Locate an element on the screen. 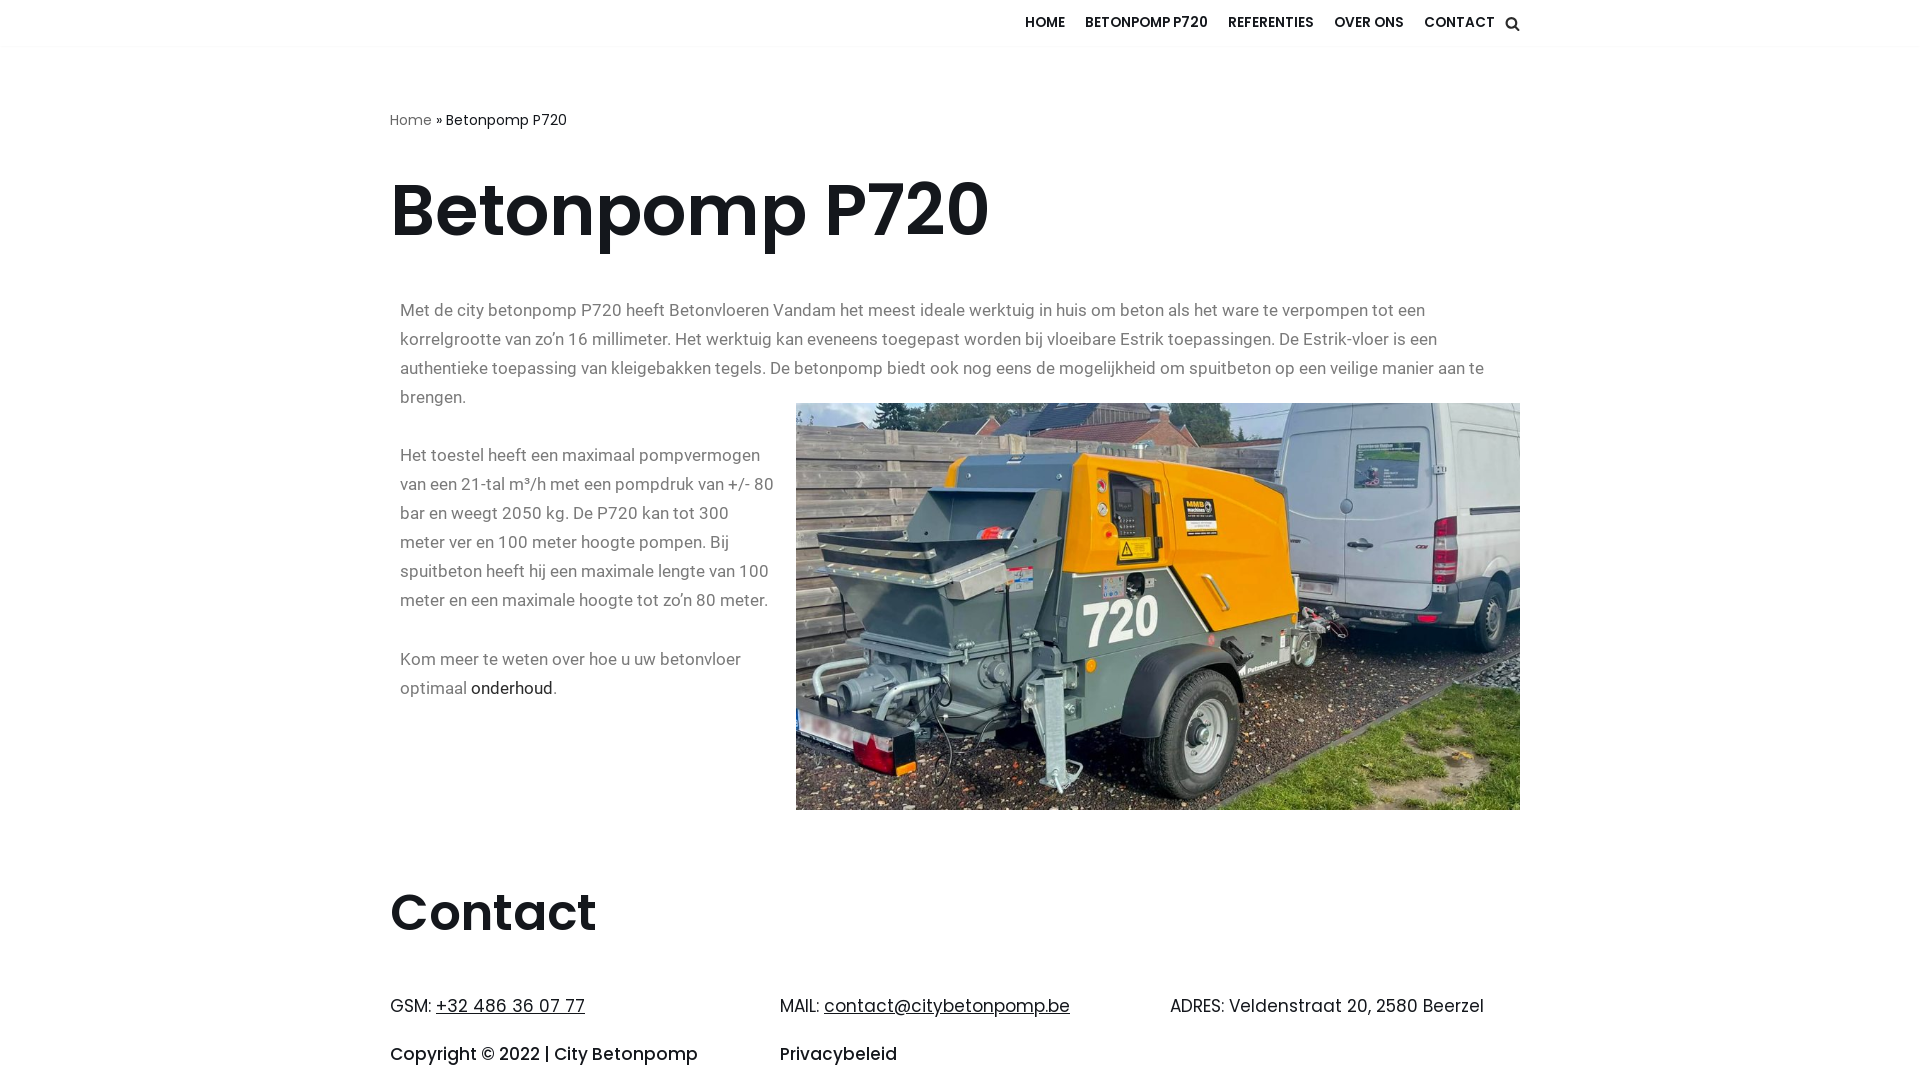 The width and height of the screenshot is (1920, 1080). 'OVER ONS' is located at coordinates (1367, 23).